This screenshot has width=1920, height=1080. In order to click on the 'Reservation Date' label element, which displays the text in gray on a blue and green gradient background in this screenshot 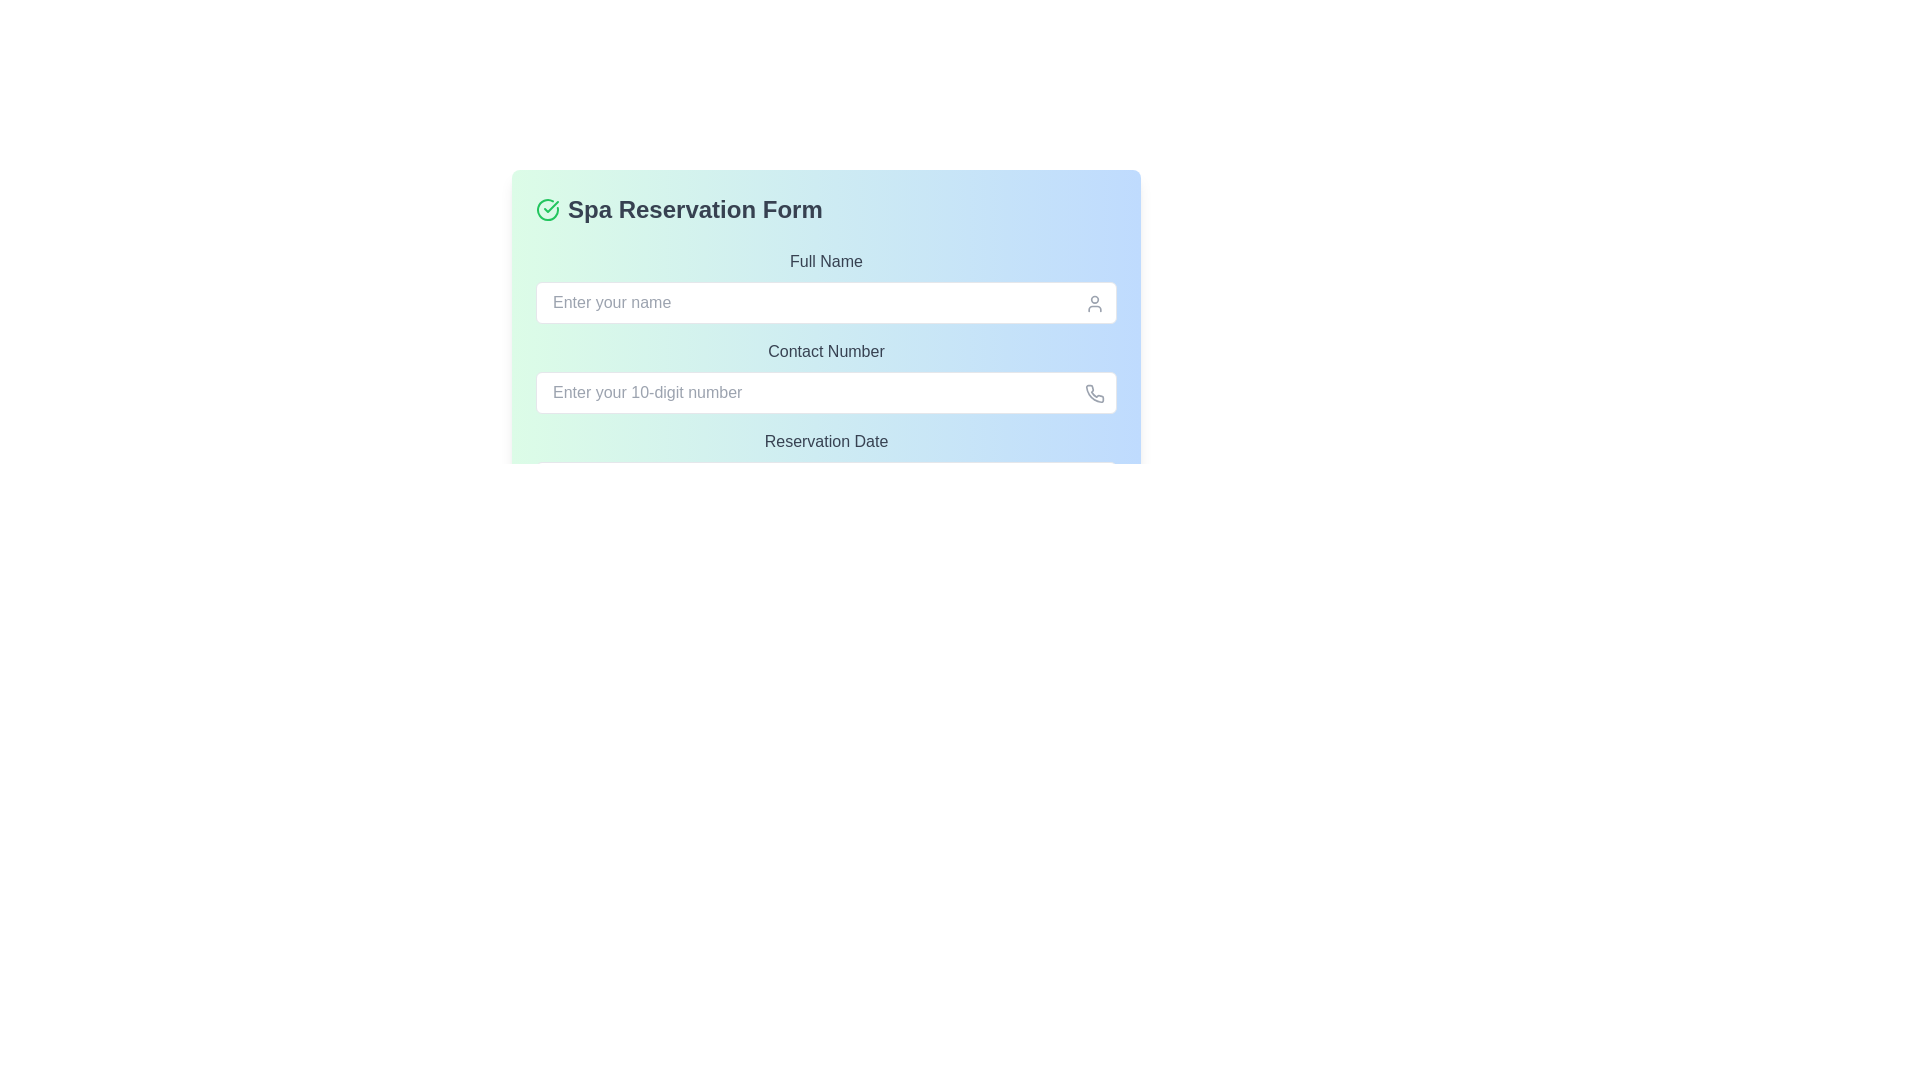, I will do `click(826, 441)`.